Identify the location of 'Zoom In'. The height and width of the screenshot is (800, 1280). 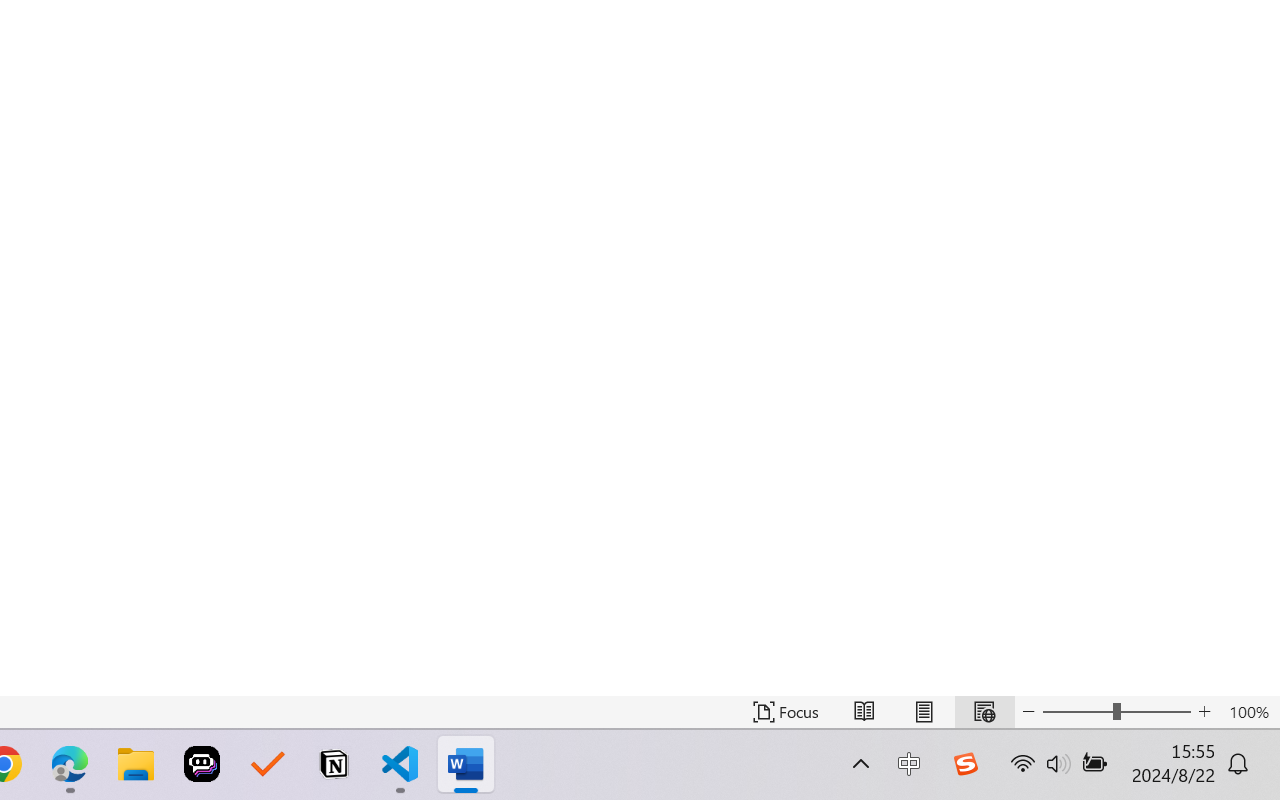
(1204, 711).